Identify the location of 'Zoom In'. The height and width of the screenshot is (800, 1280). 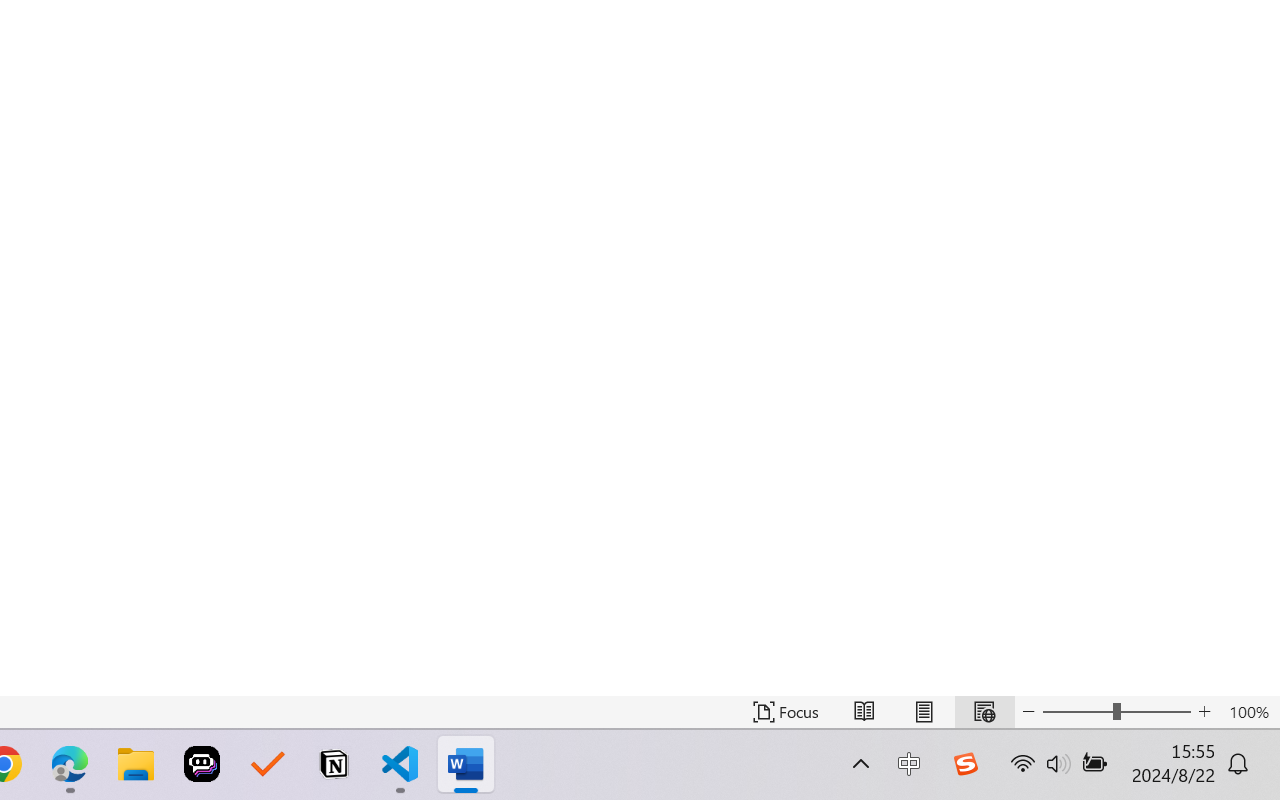
(1204, 711).